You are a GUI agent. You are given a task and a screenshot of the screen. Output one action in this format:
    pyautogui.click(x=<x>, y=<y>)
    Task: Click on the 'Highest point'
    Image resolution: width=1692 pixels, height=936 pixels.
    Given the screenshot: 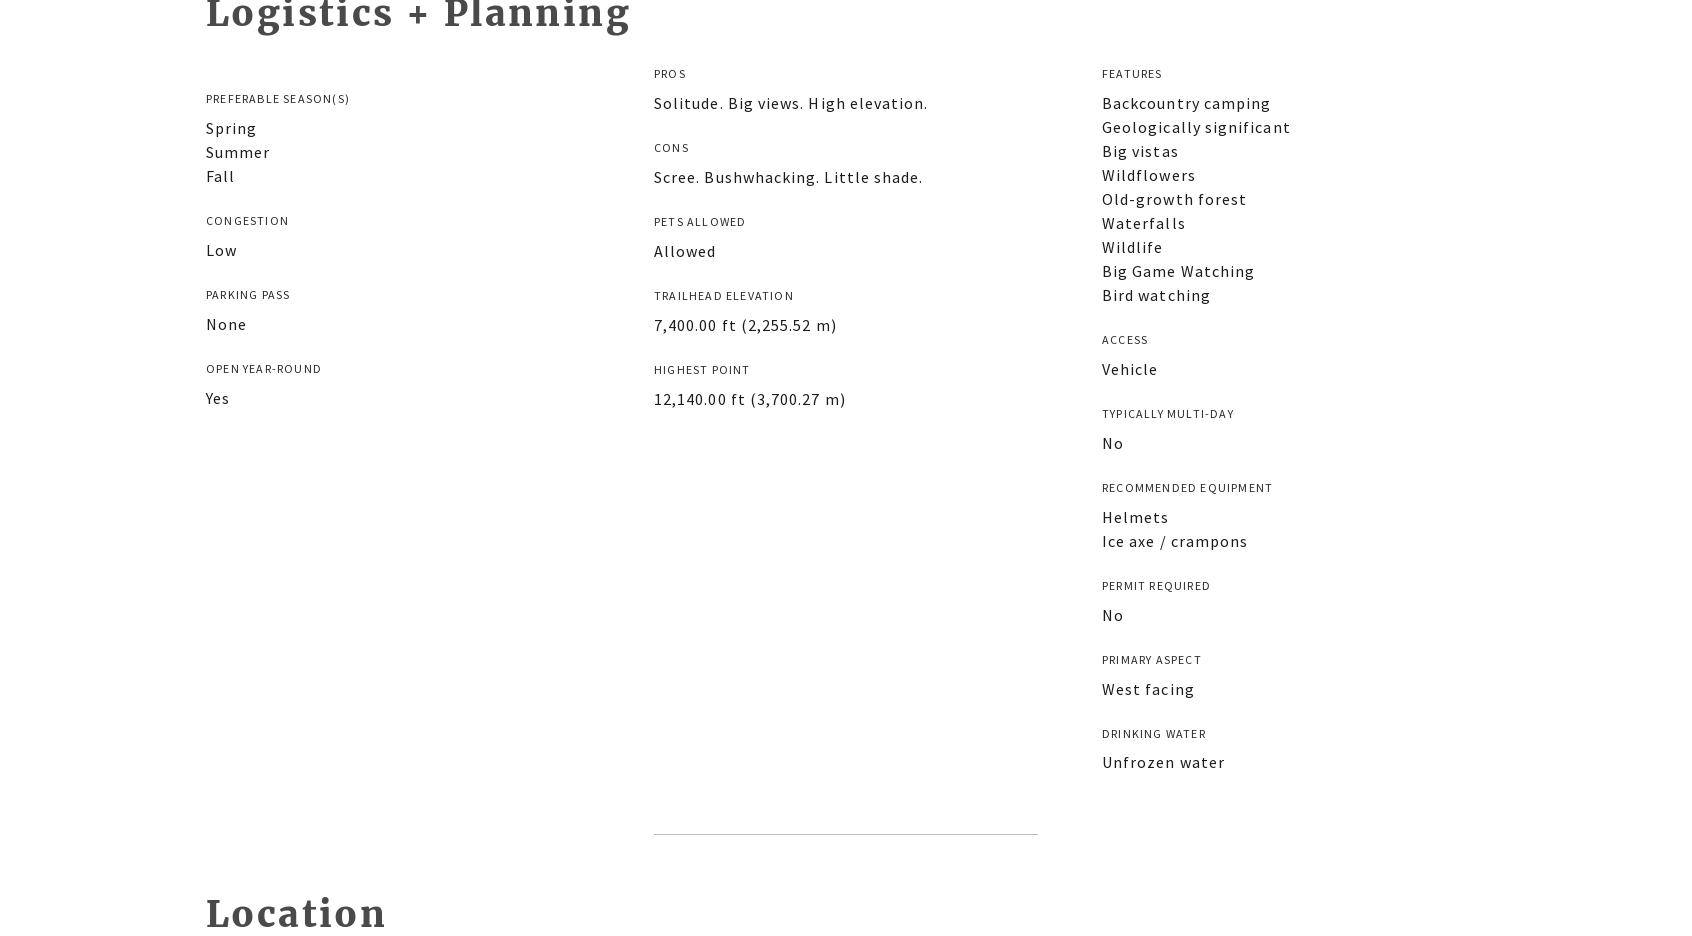 What is the action you would take?
    pyautogui.click(x=702, y=368)
    